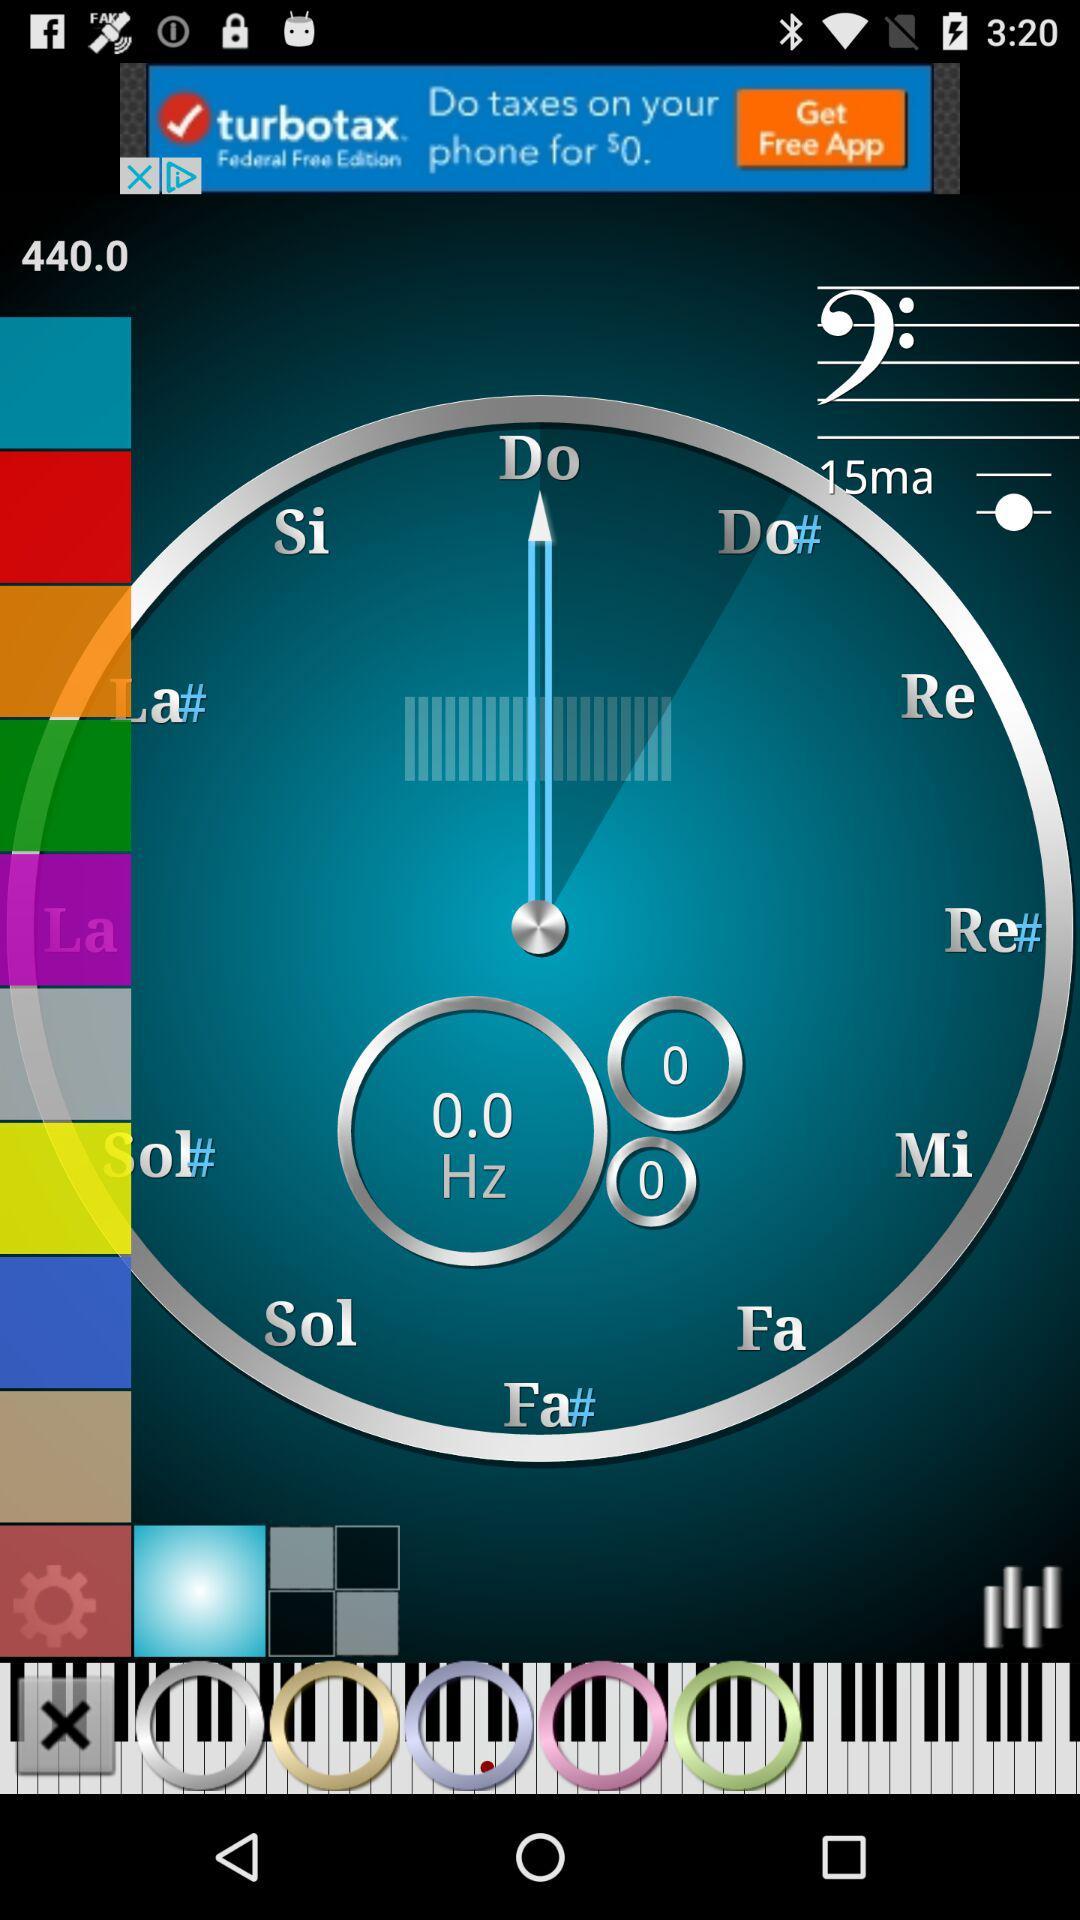 The height and width of the screenshot is (1920, 1080). Describe the element at coordinates (54, 1607) in the screenshot. I see `open settings` at that location.